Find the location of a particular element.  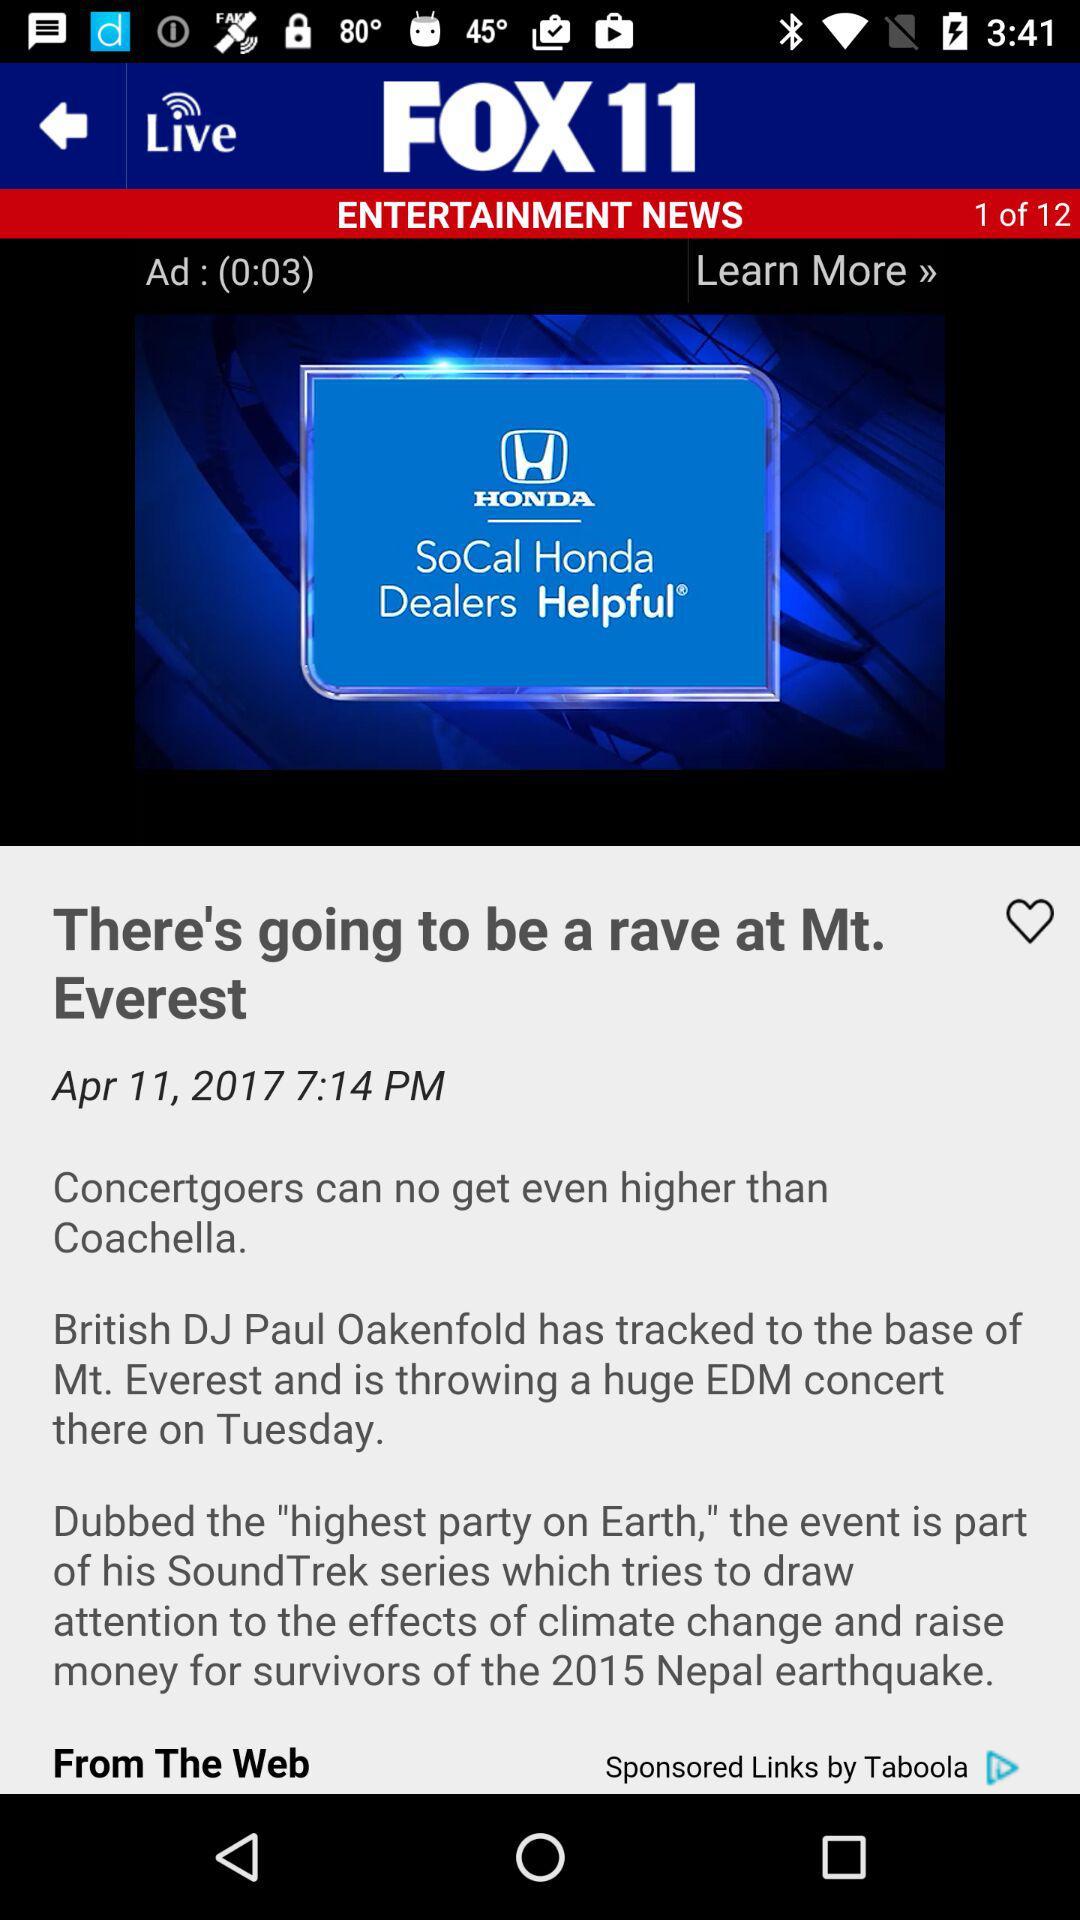

the arrow_backward icon is located at coordinates (61, 124).